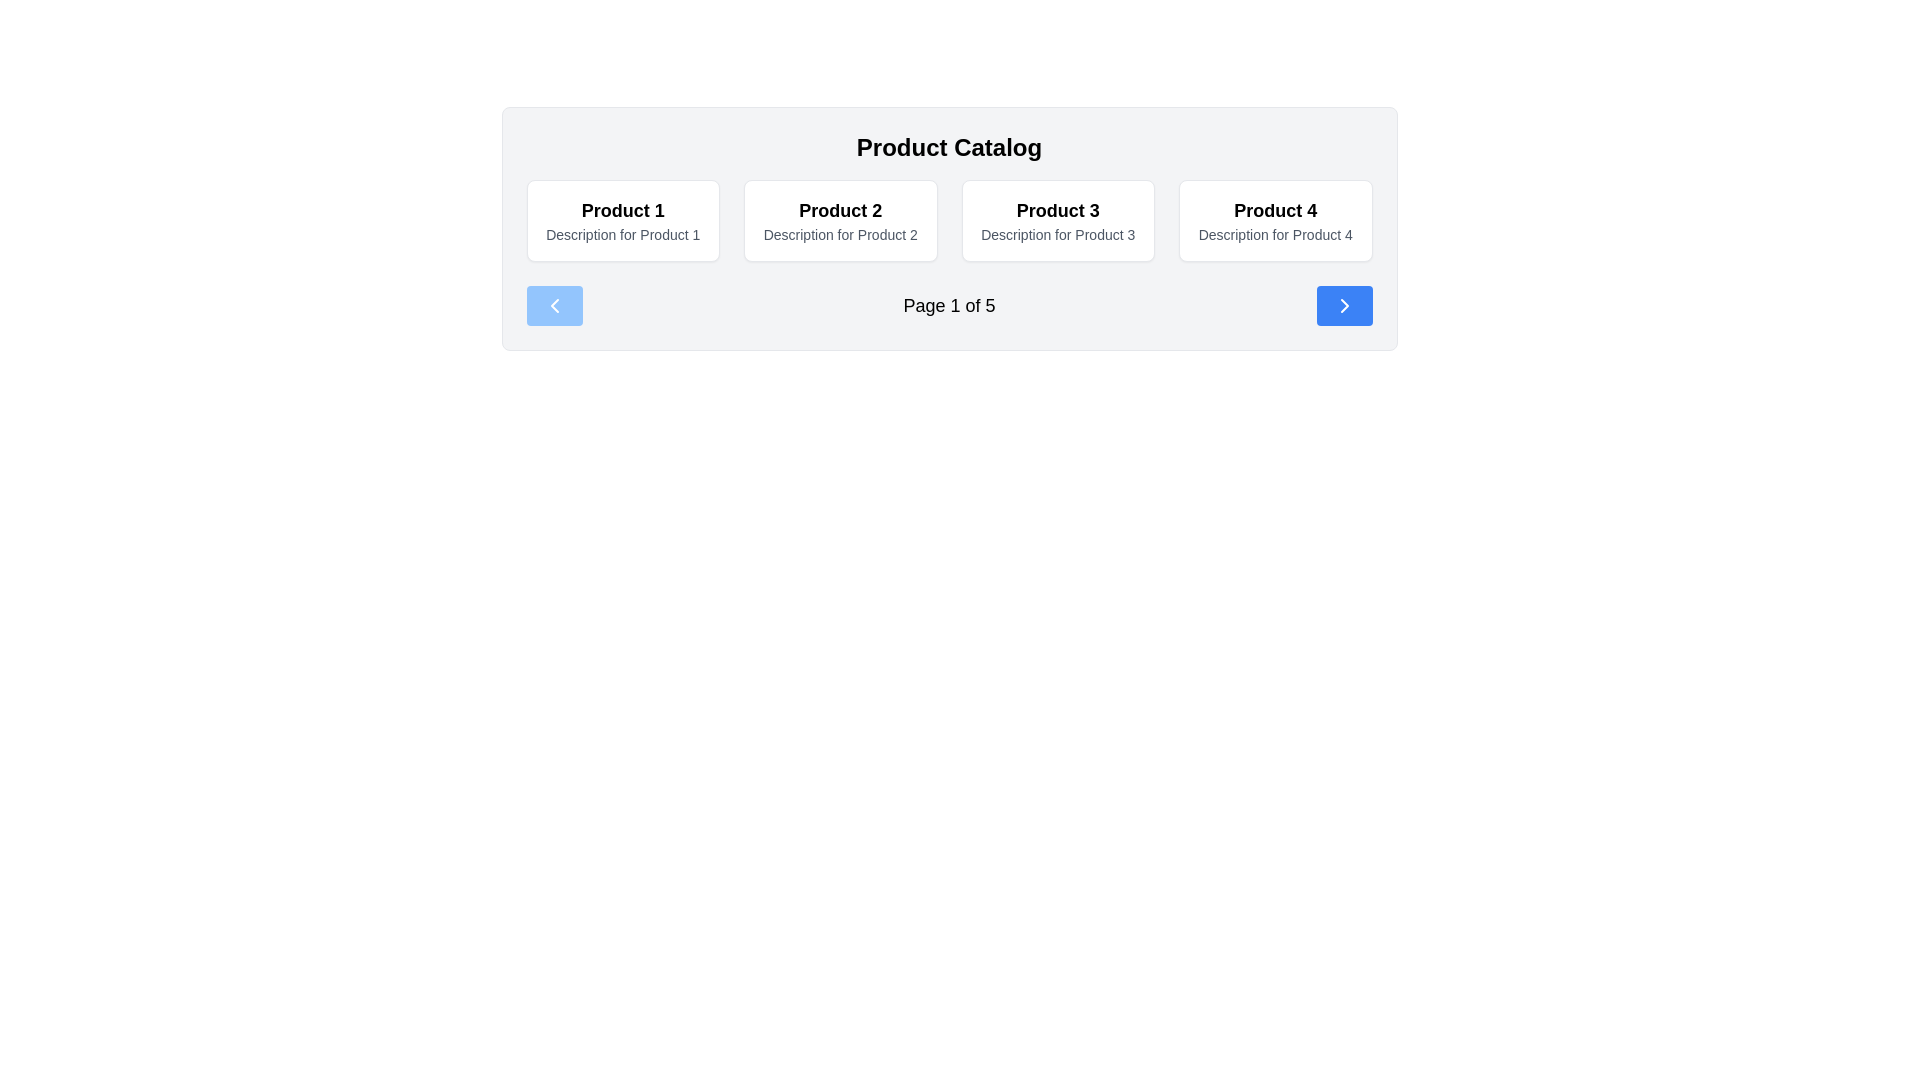 The width and height of the screenshot is (1920, 1080). What do you see at coordinates (840, 234) in the screenshot?
I see `the descriptive text label for 'Product 2' located in the second product card, positioned below its title` at bounding box center [840, 234].